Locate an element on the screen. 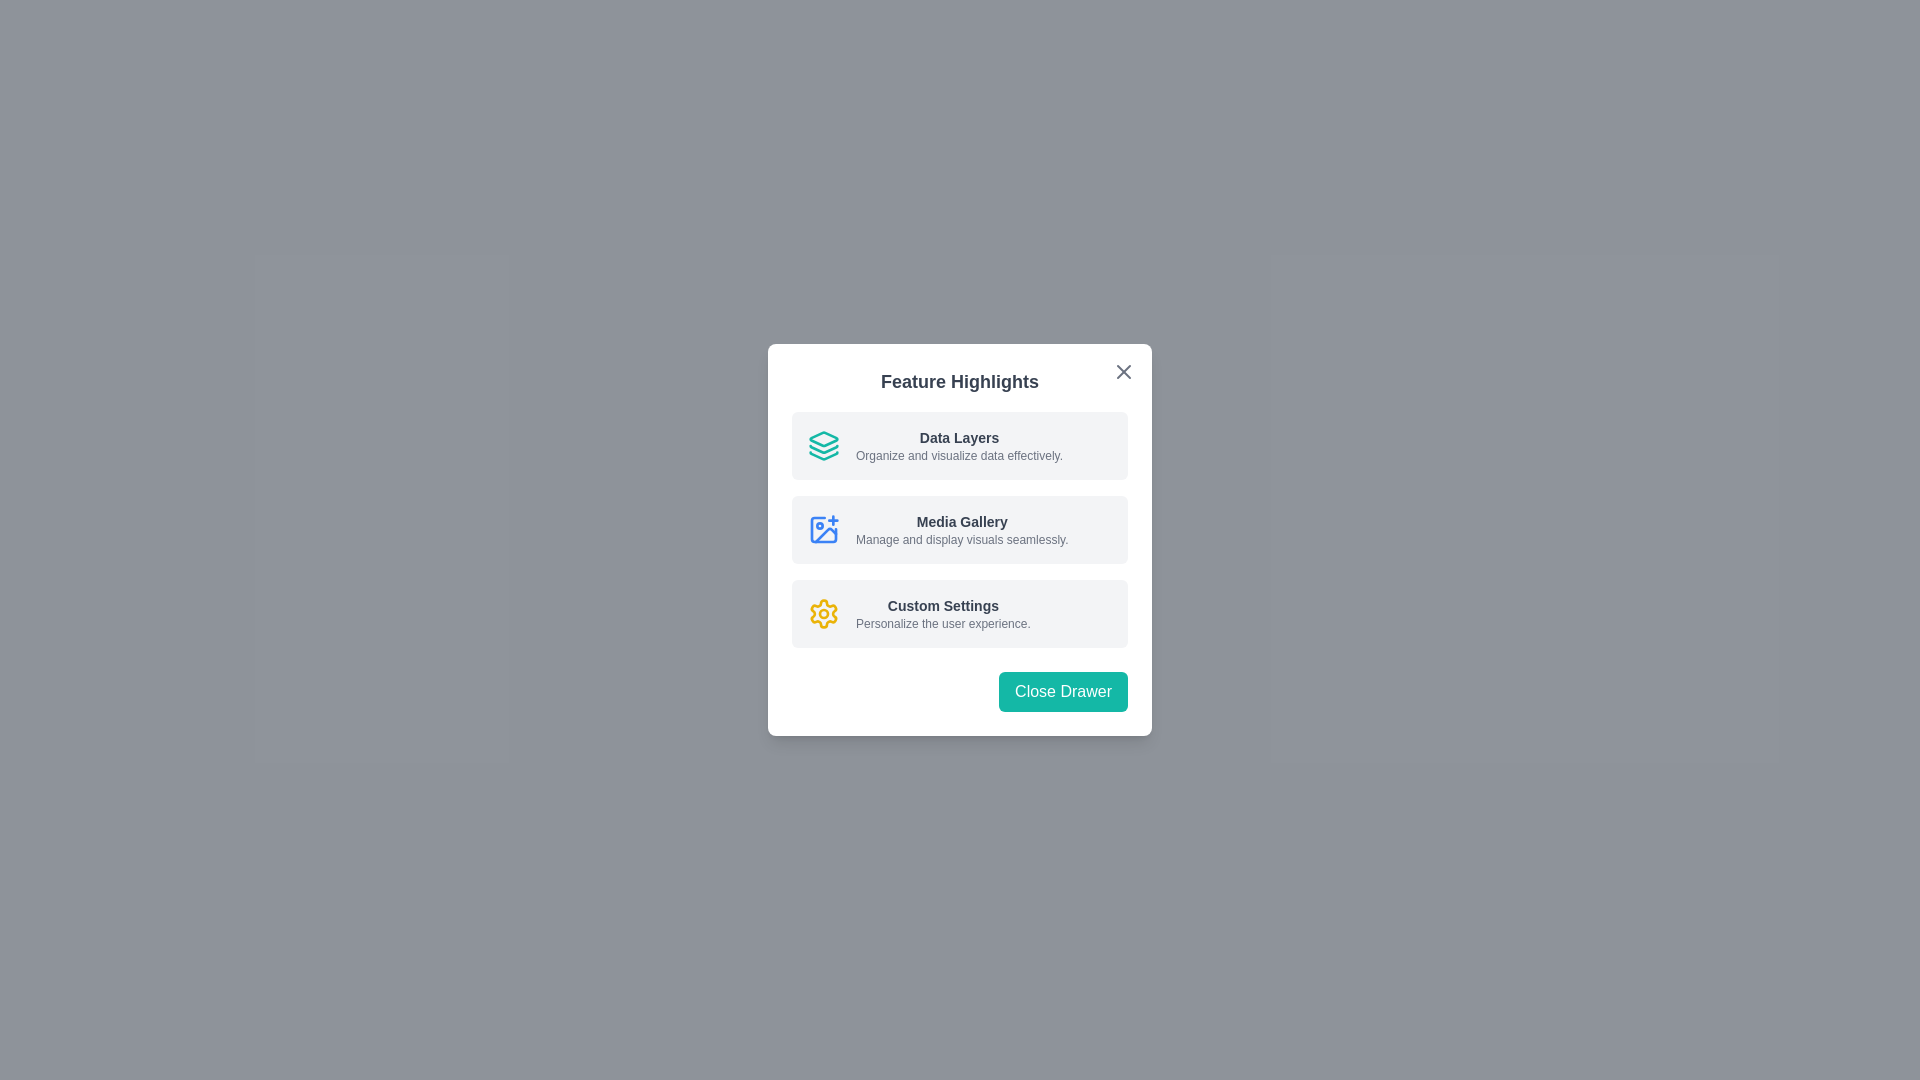 This screenshot has height=1080, width=1920. the close button located at the top-right corner of the 'Feature Highlights' dialog to change its color is located at coordinates (1123, 371).